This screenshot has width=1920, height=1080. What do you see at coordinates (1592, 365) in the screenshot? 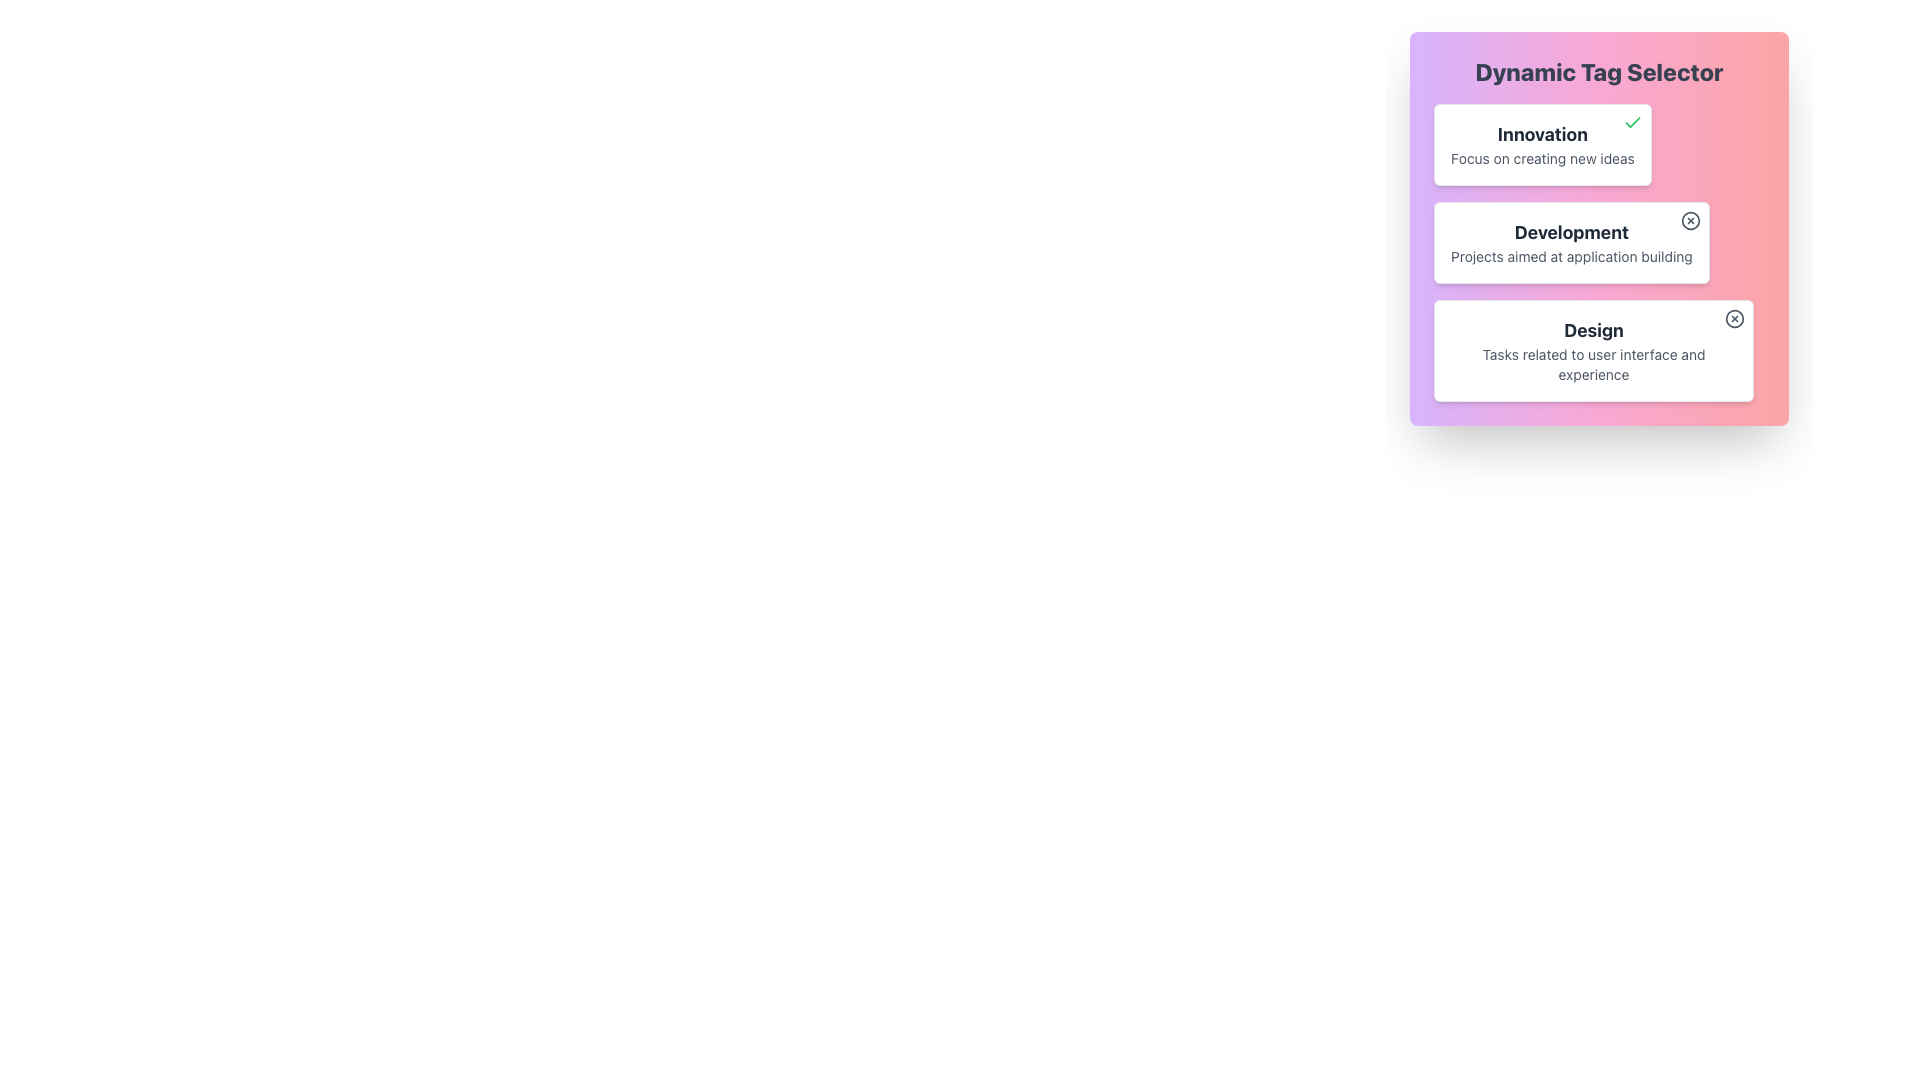
I see `the descriptive label located directly below the header 'Design', which provides additional information about the section. This label is non-interactive and is part of a vertical stack of containers` at bounding box center [1592, 365].